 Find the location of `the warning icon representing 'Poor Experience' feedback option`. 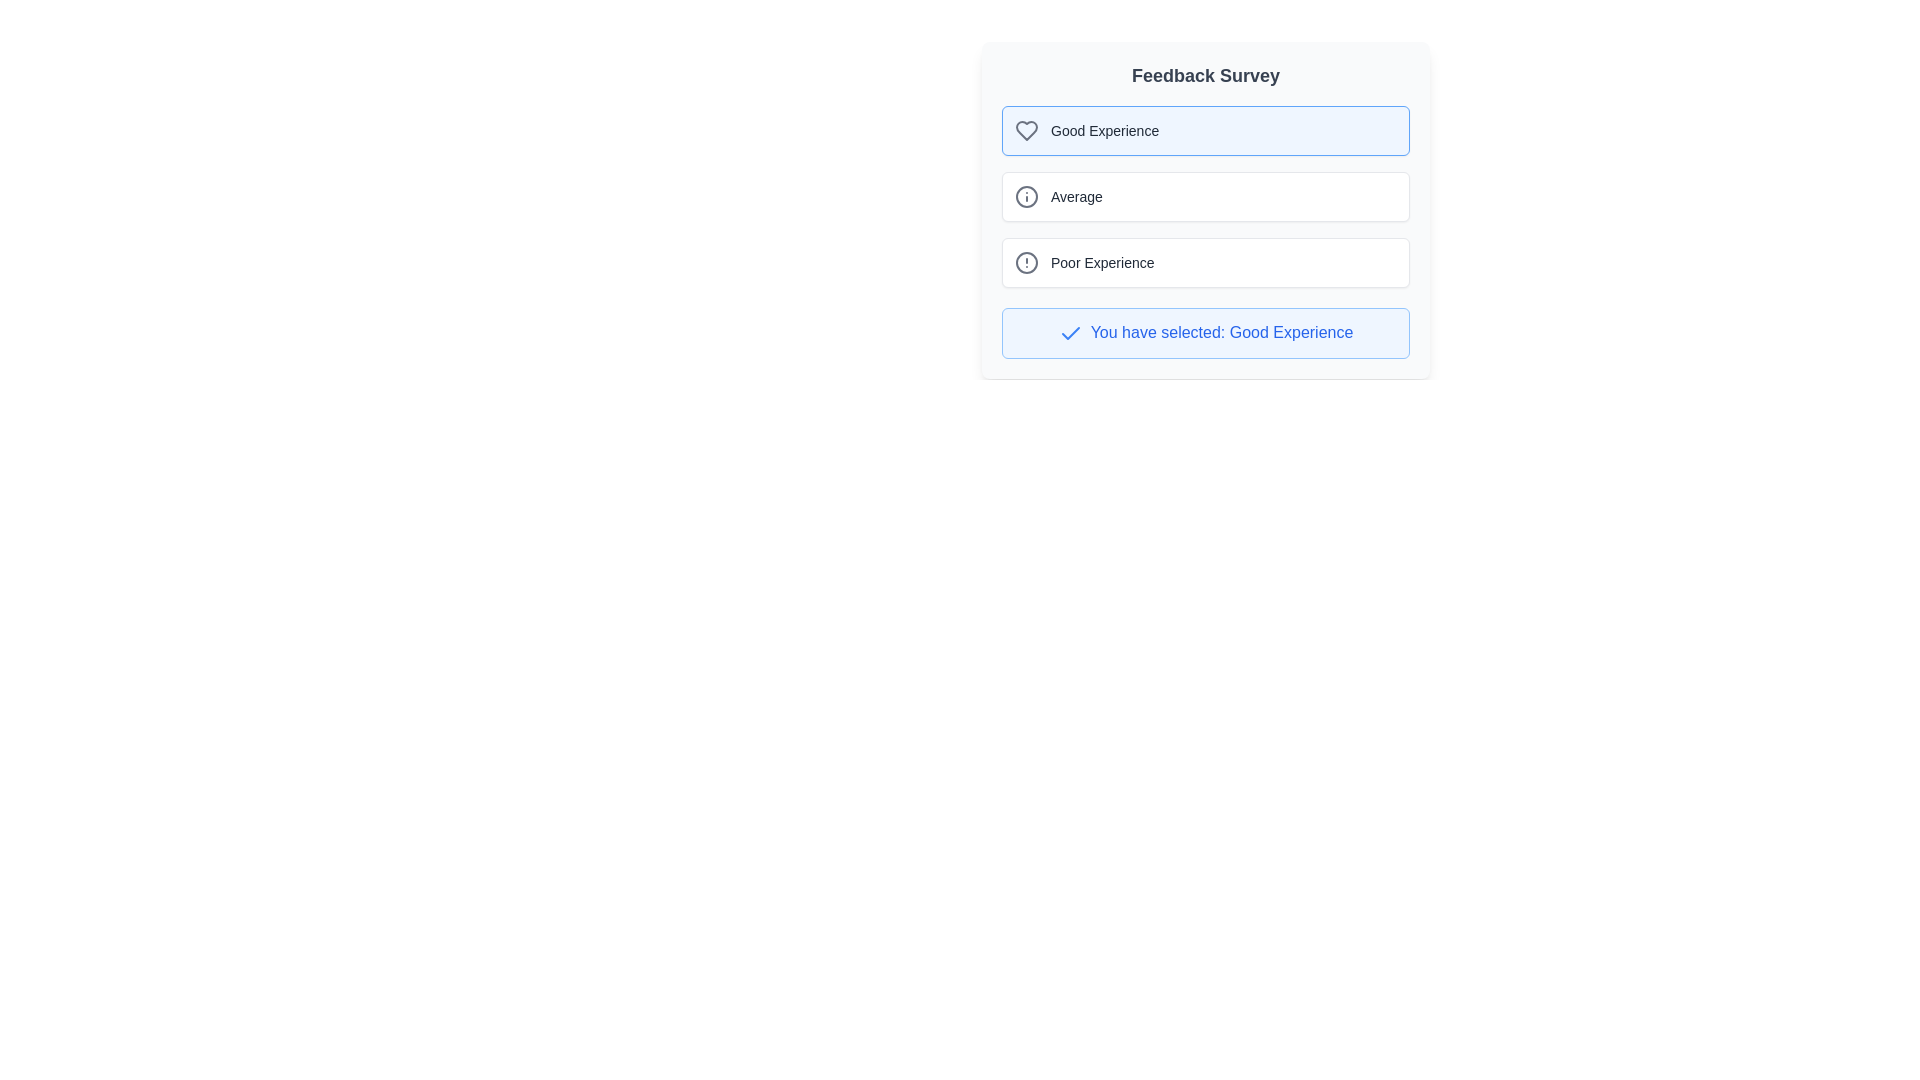

the warning icon representing 'Poor Experience' feedback option is located at coordinates (1027, 261).